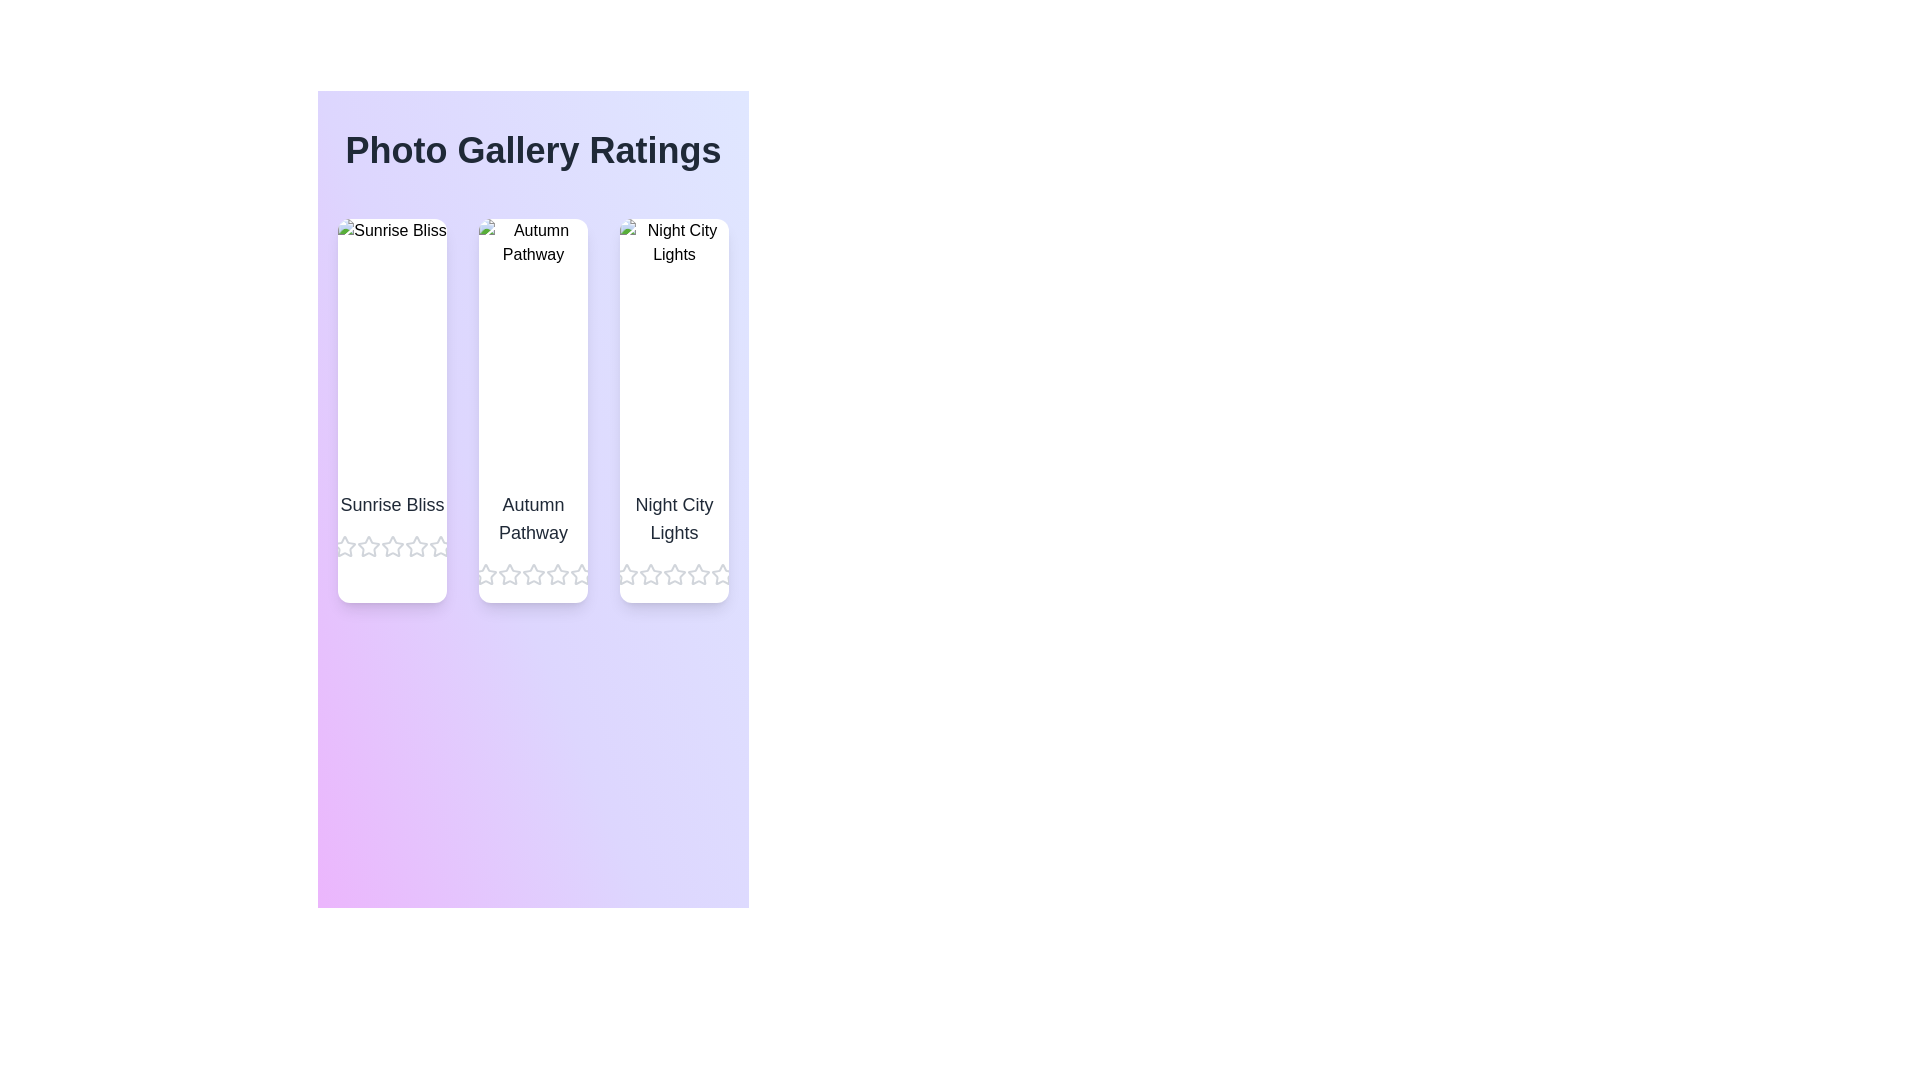  I want to click on the star corresponding to 1 stars for the image titled Autumn Pathway, so click(485, 574).